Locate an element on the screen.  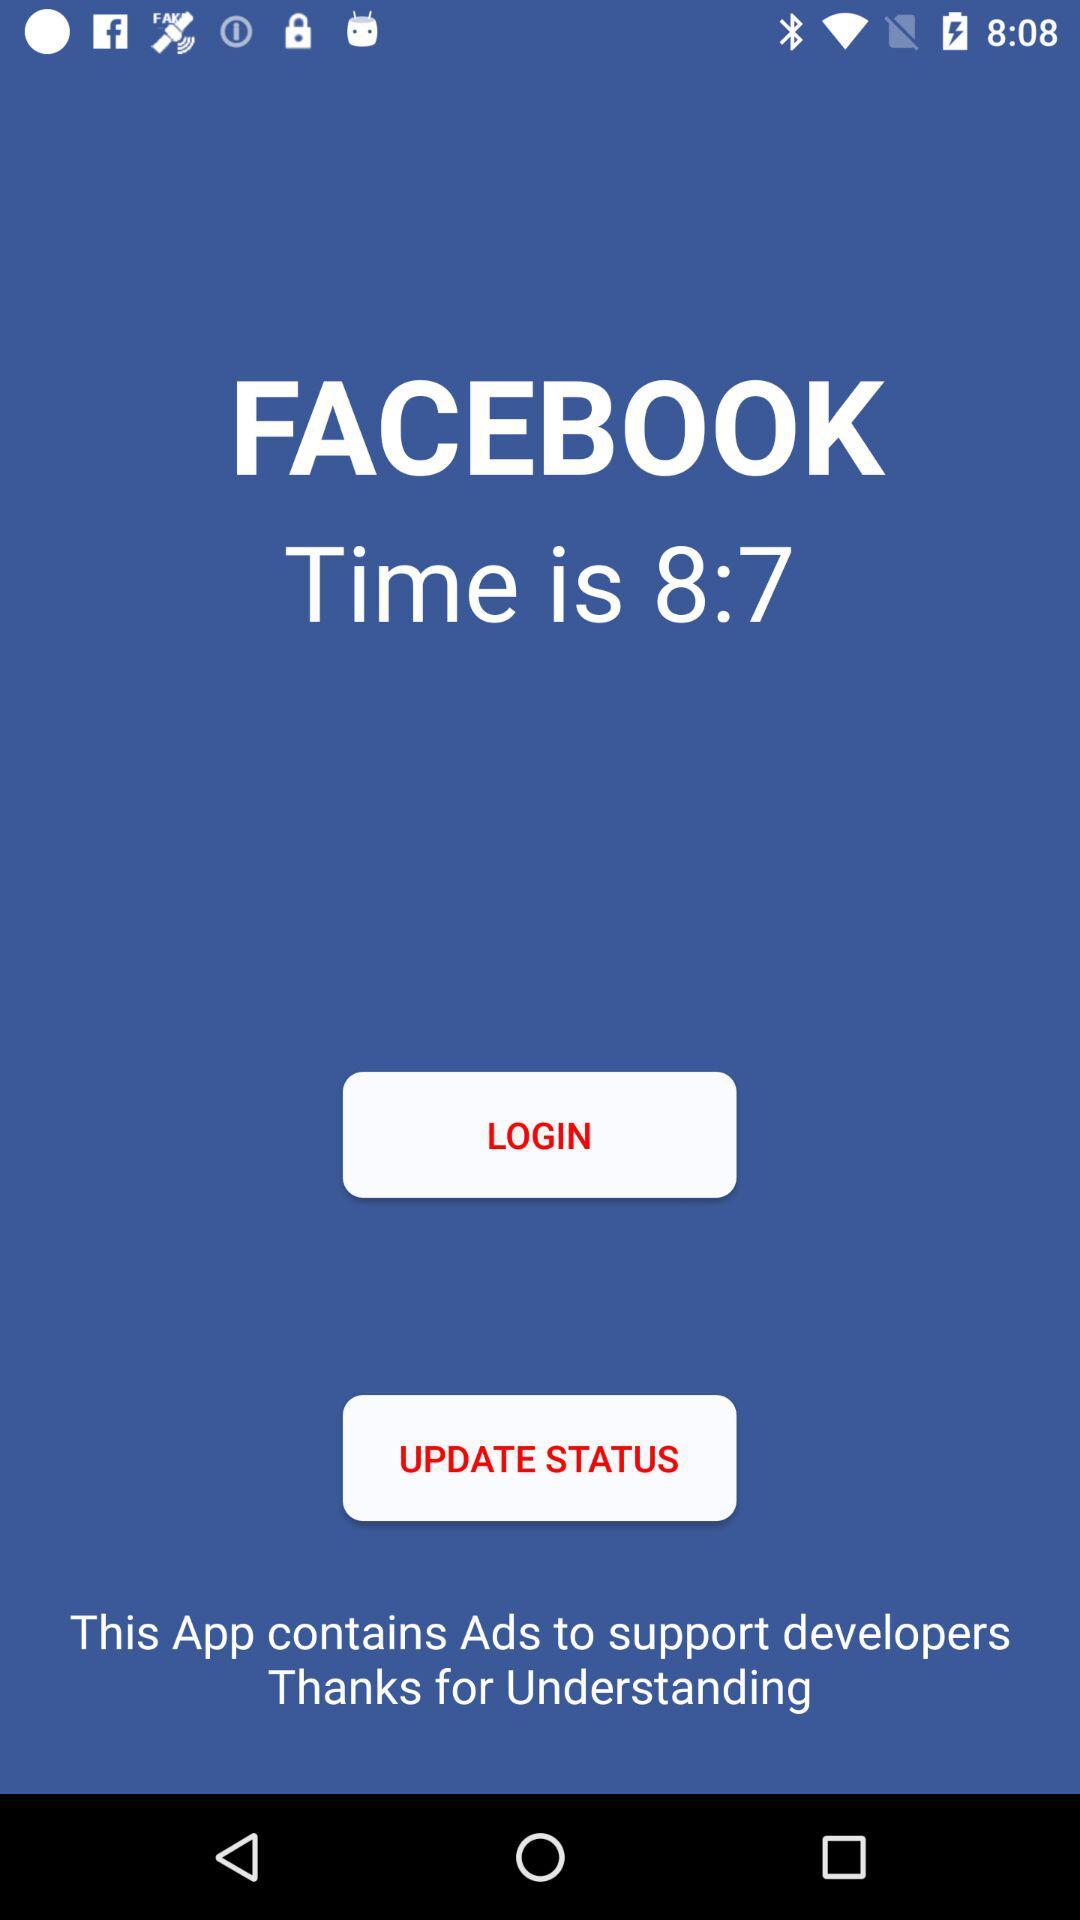
the icon below time is 8 is located at coordinates (538, 1134).